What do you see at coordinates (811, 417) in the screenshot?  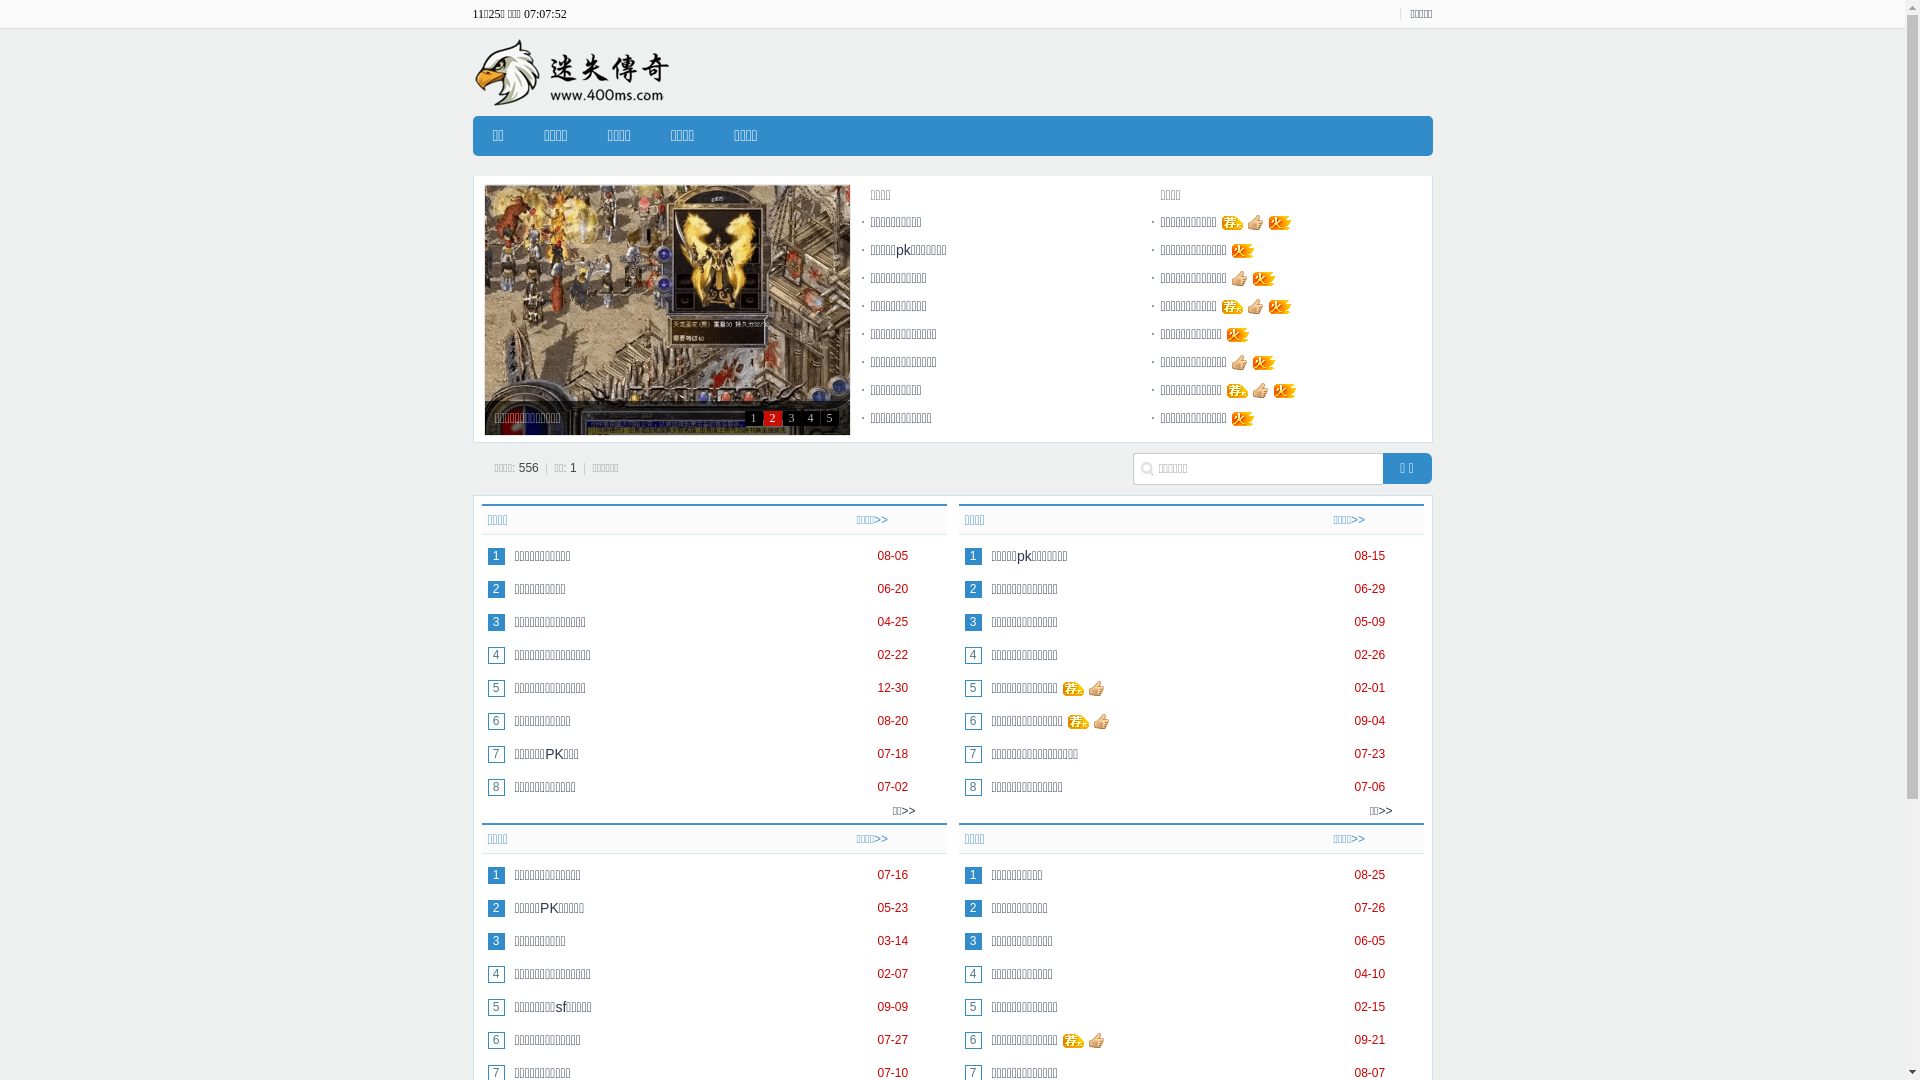 I see `'4'` at bounding box center [811, 417].